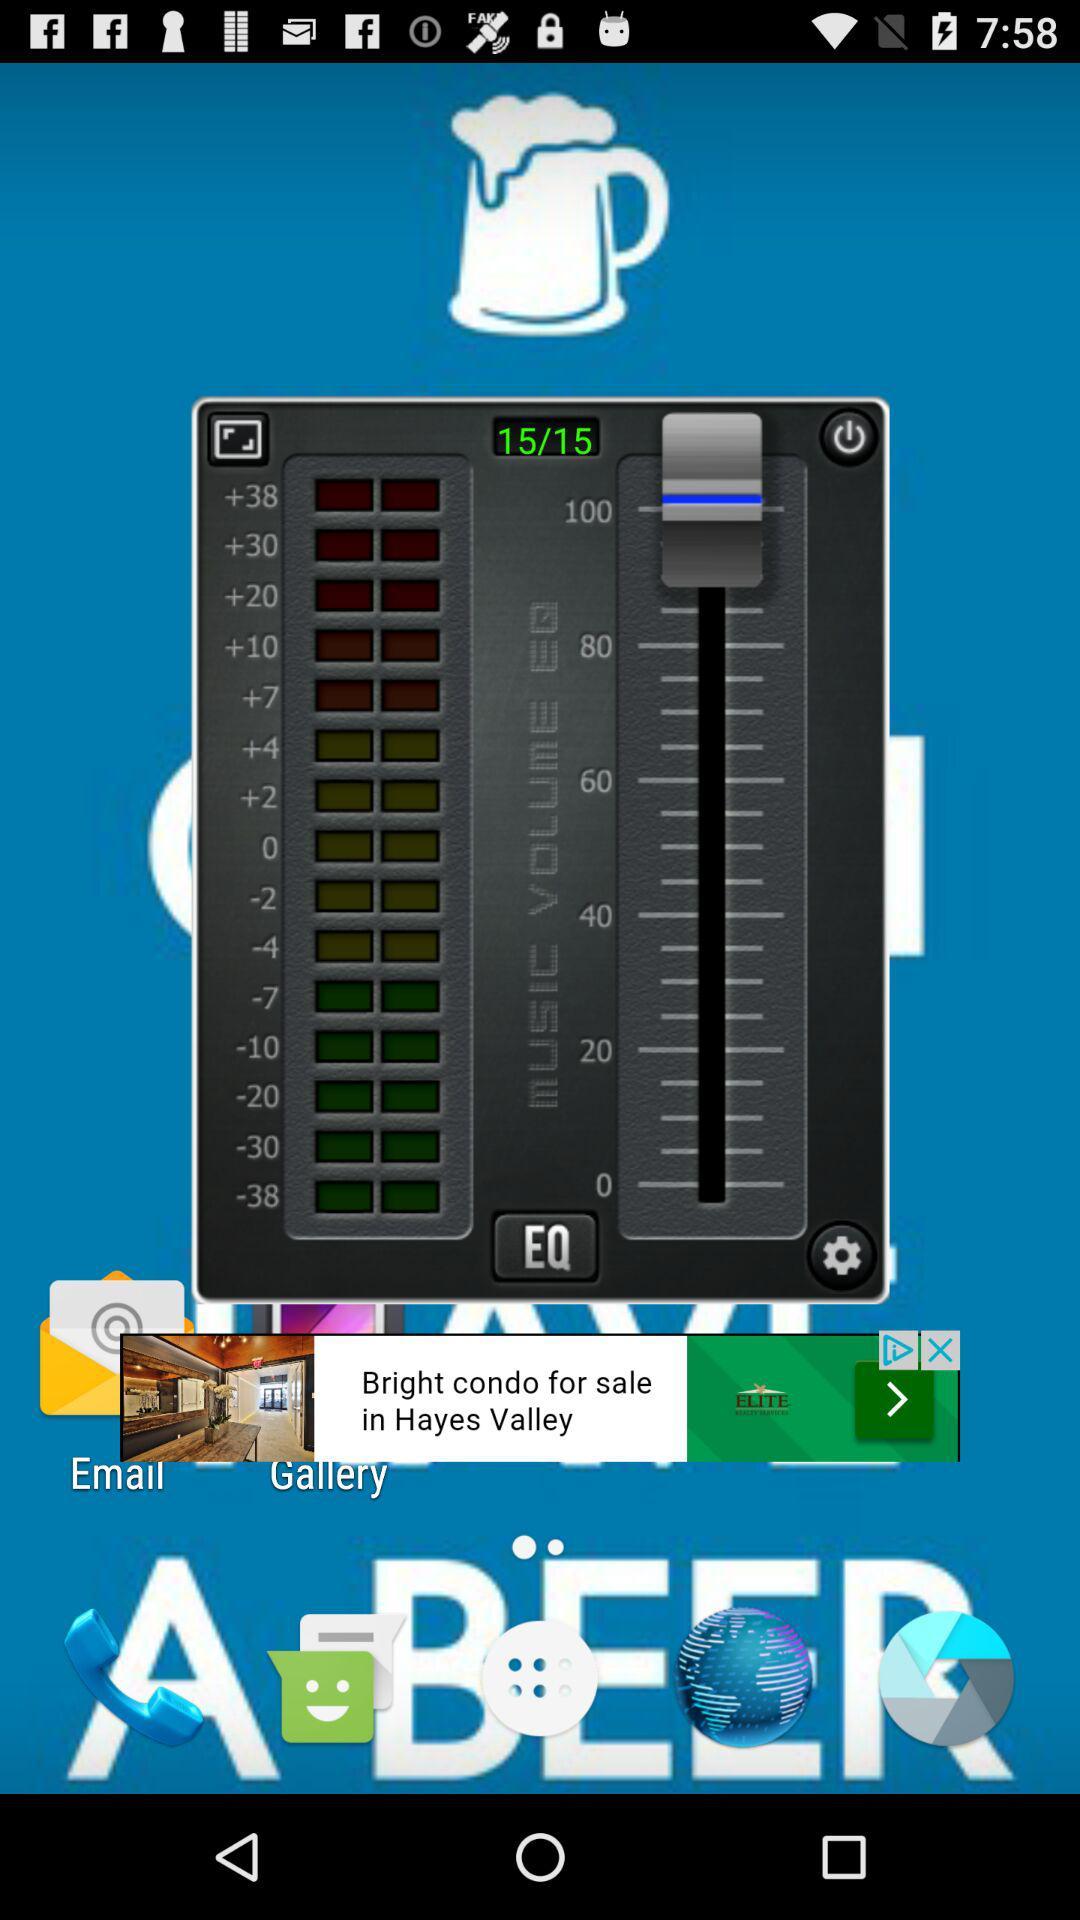 The height and width of the screenshot is (1920, 1080). I want to click on open equalizer, so click(545, 1245).